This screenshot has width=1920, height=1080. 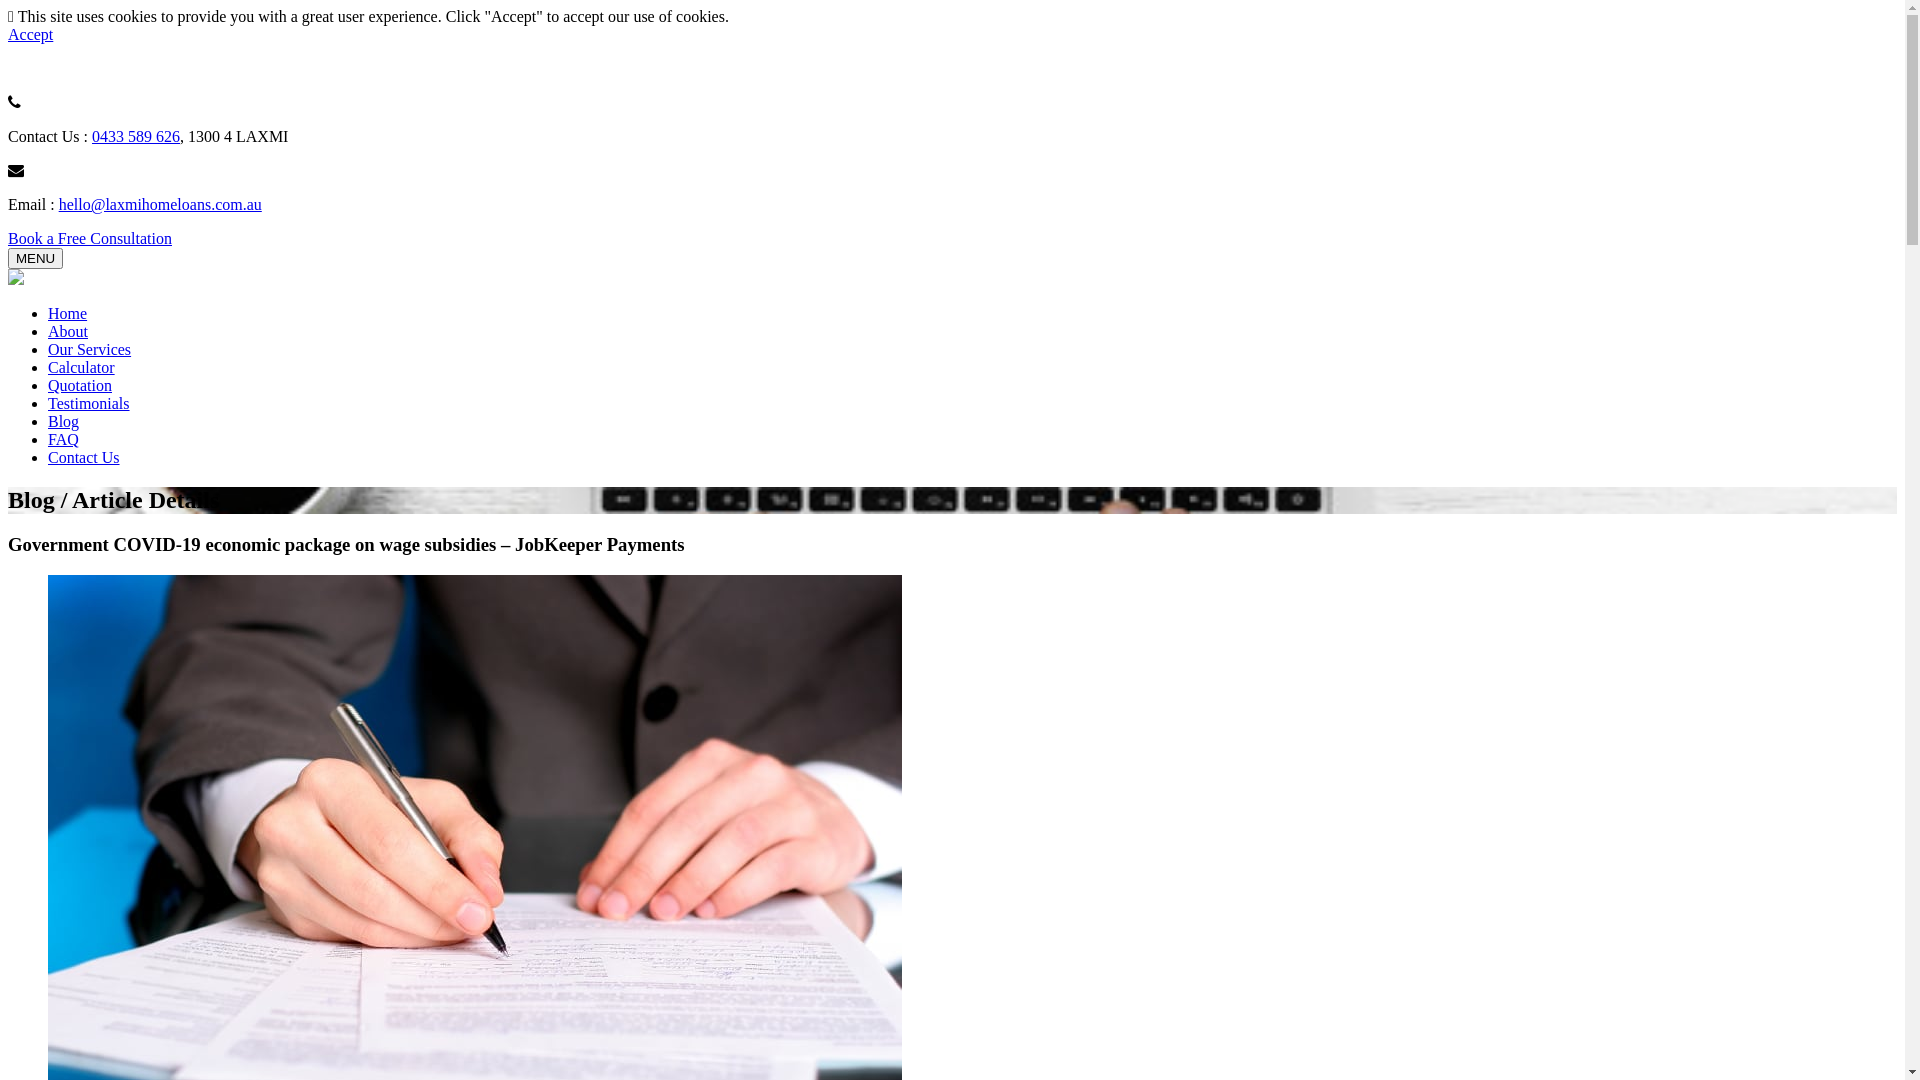 I want to click on 'Home', so click(x=67, y=313).